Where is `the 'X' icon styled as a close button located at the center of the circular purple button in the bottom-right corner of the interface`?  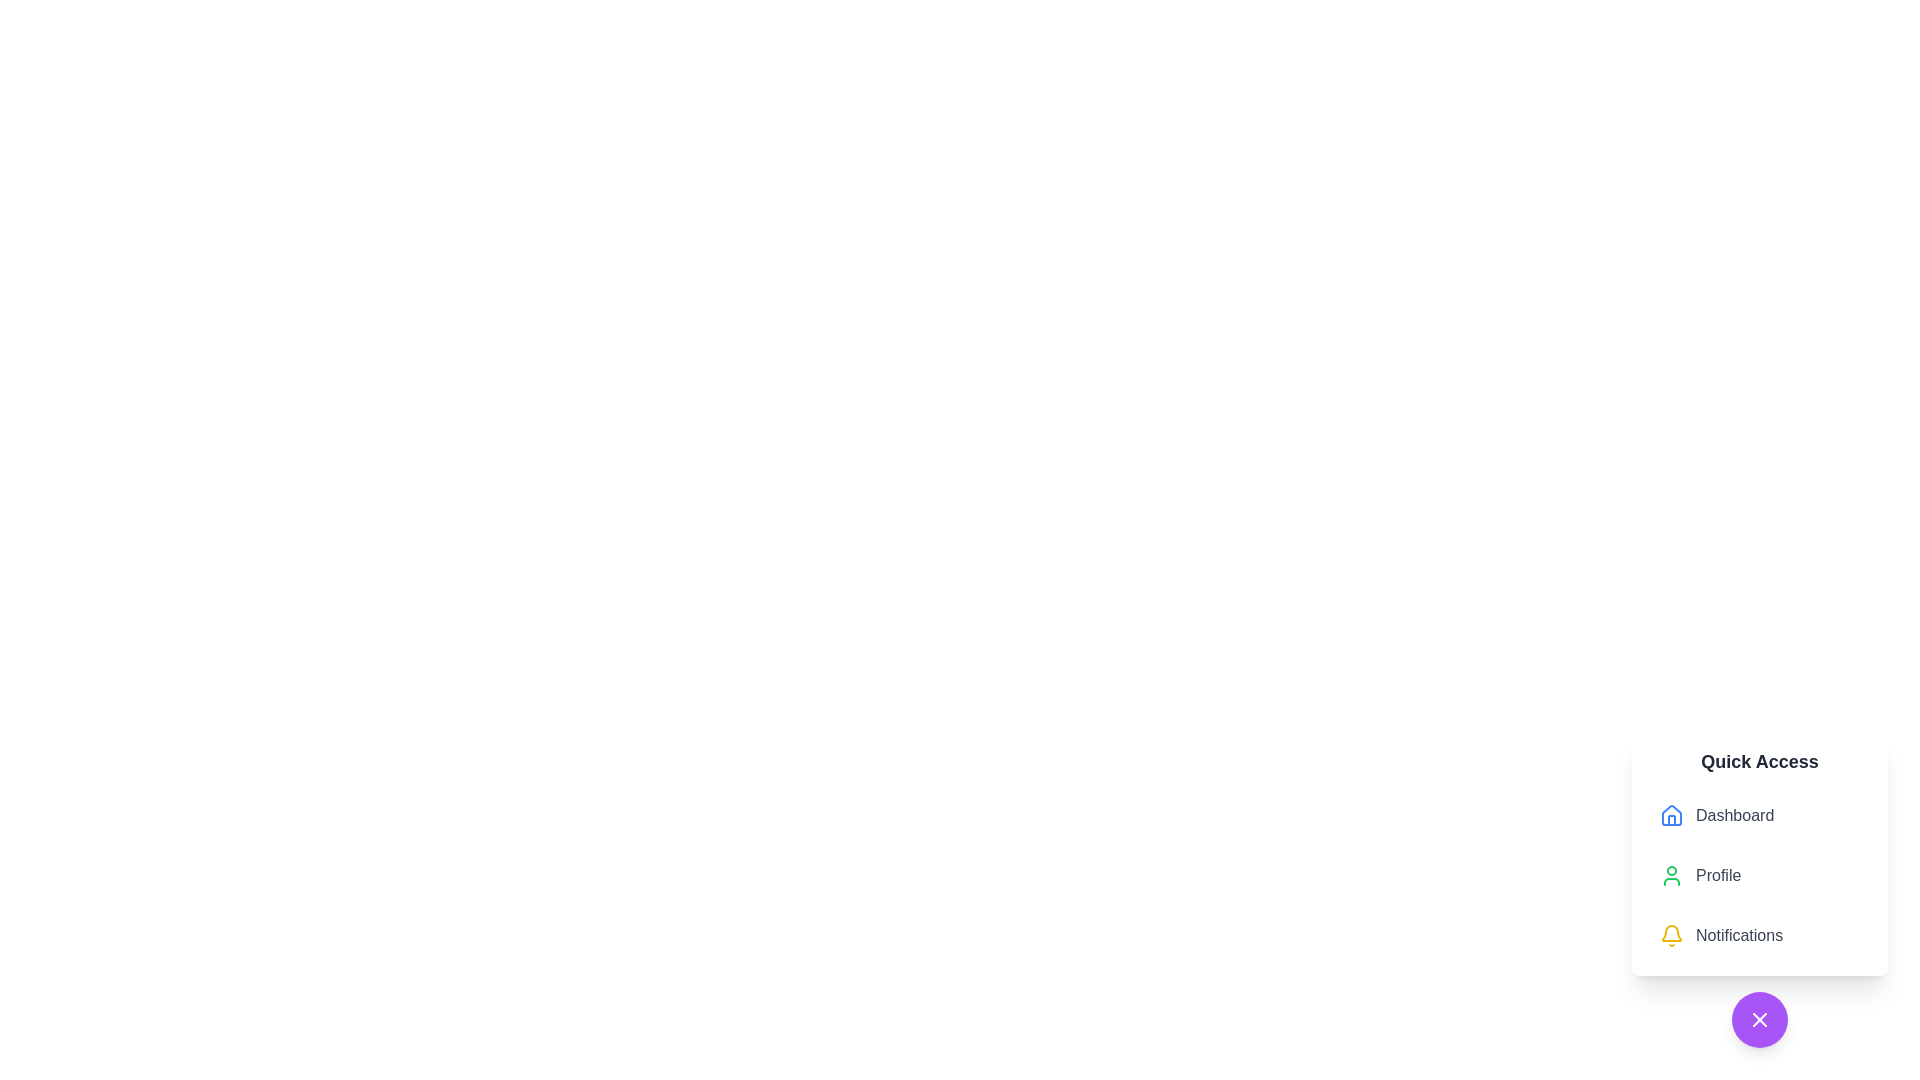 the 'X' icon styled as a close button located at the center of the circular purple button in the bottom-right corner of the interface is located at coordinates (1760, 1019).